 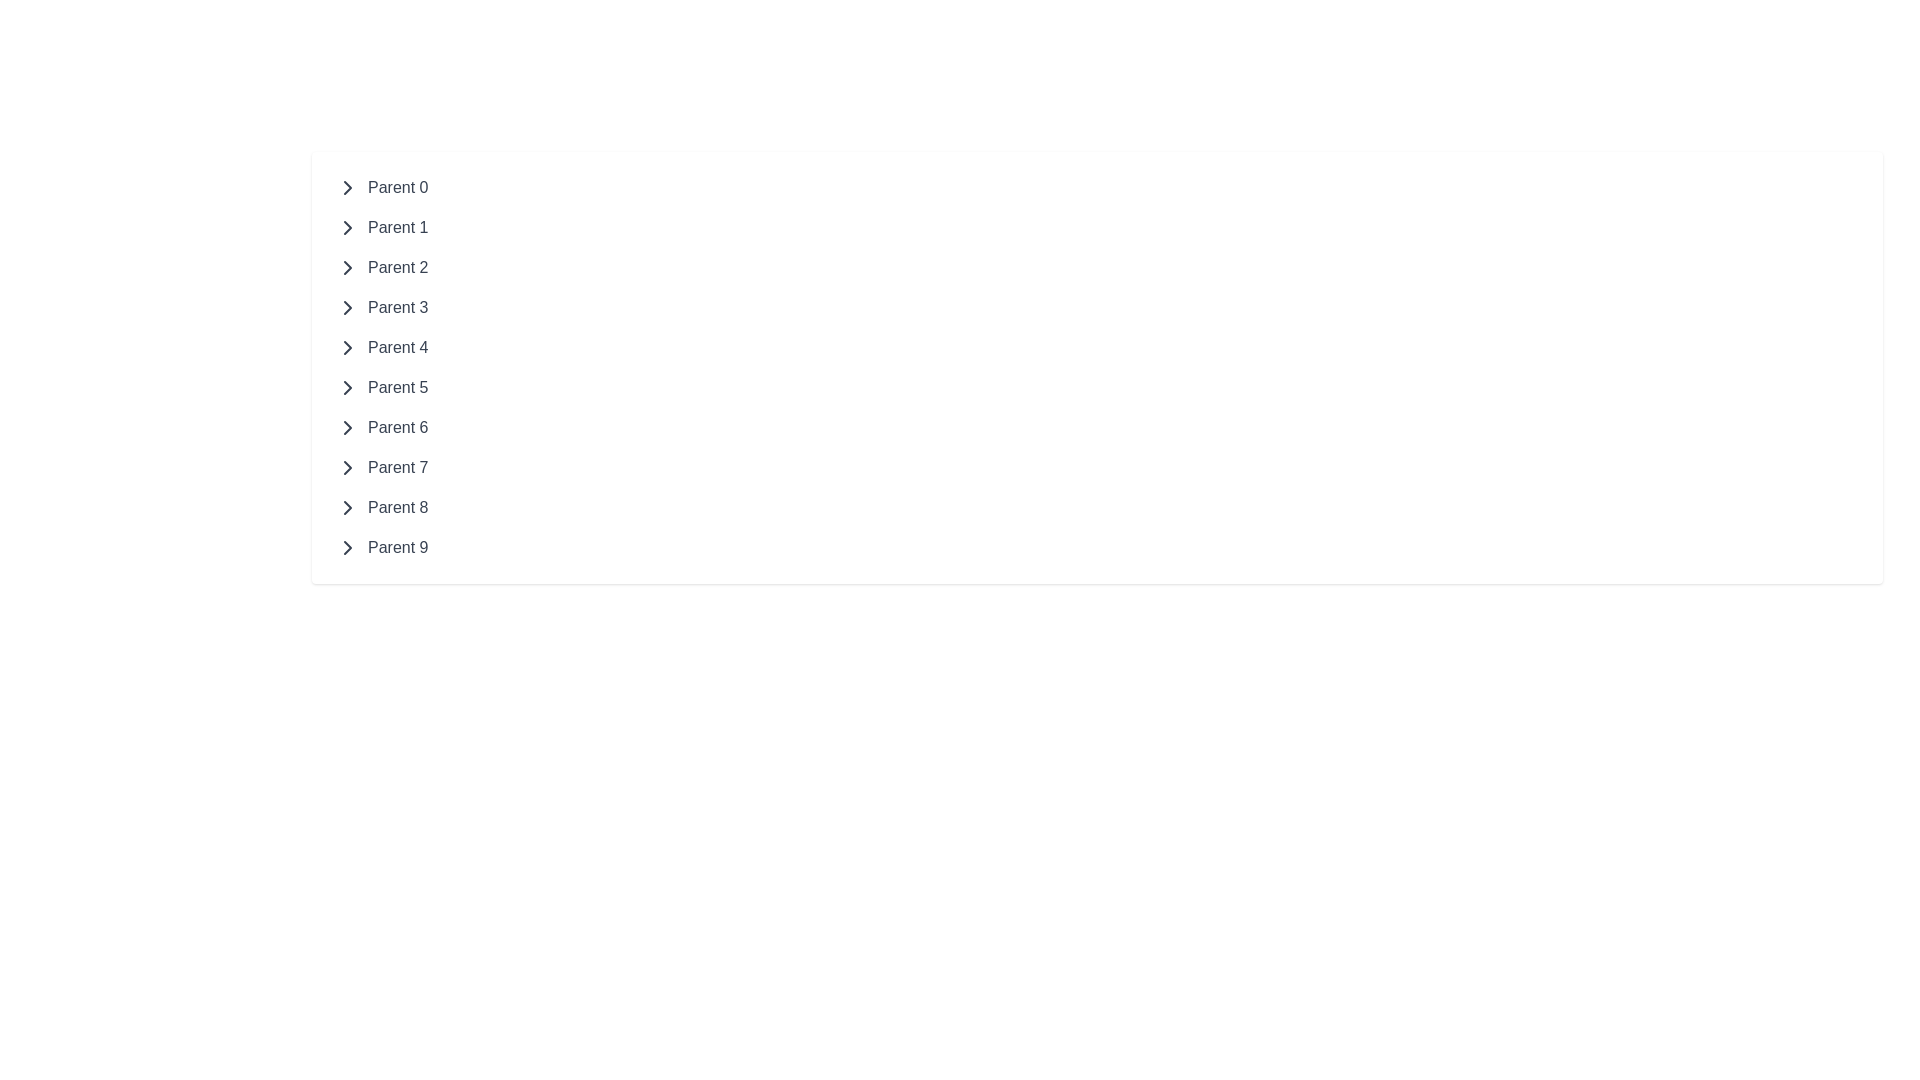 I want to click on the third clickable text label in the vertical list for accessibility navigation, so click(x=382, y=266).